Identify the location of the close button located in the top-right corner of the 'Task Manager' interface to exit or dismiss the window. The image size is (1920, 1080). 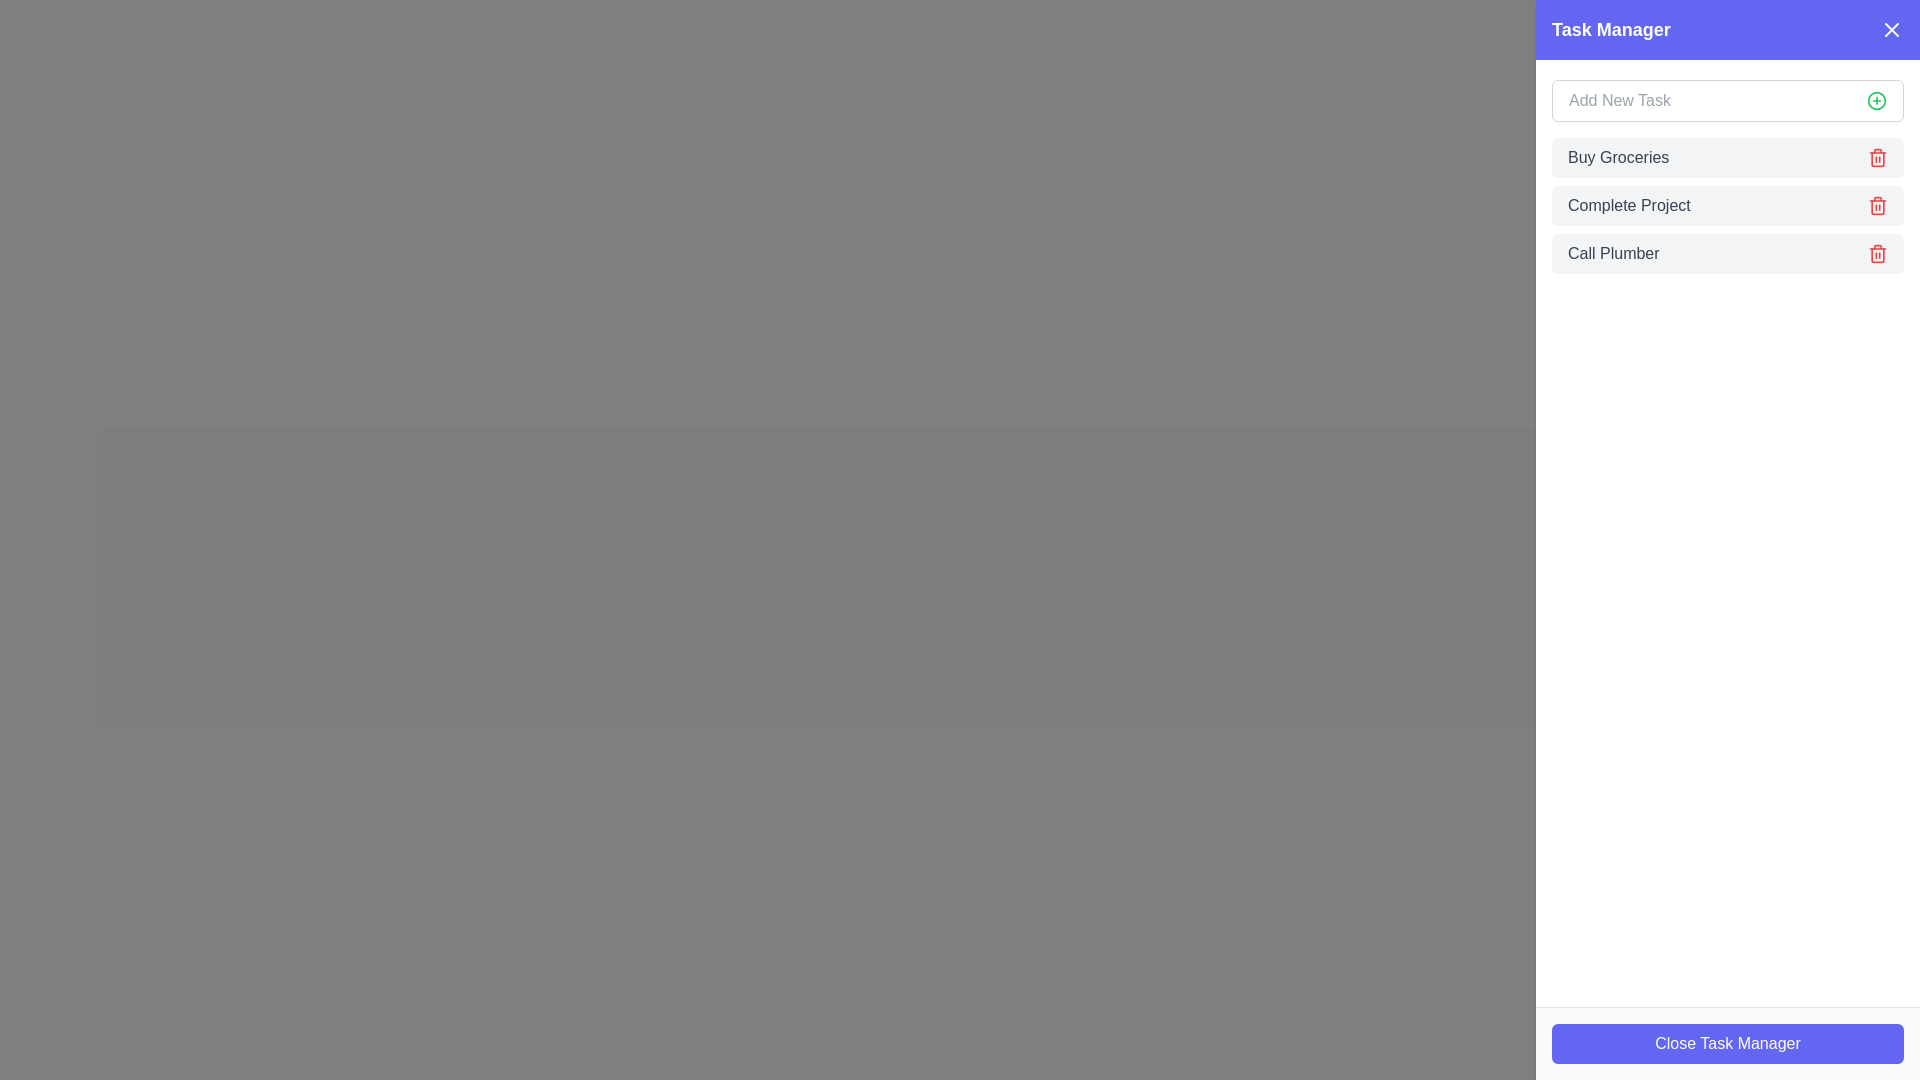
(1890, 30).